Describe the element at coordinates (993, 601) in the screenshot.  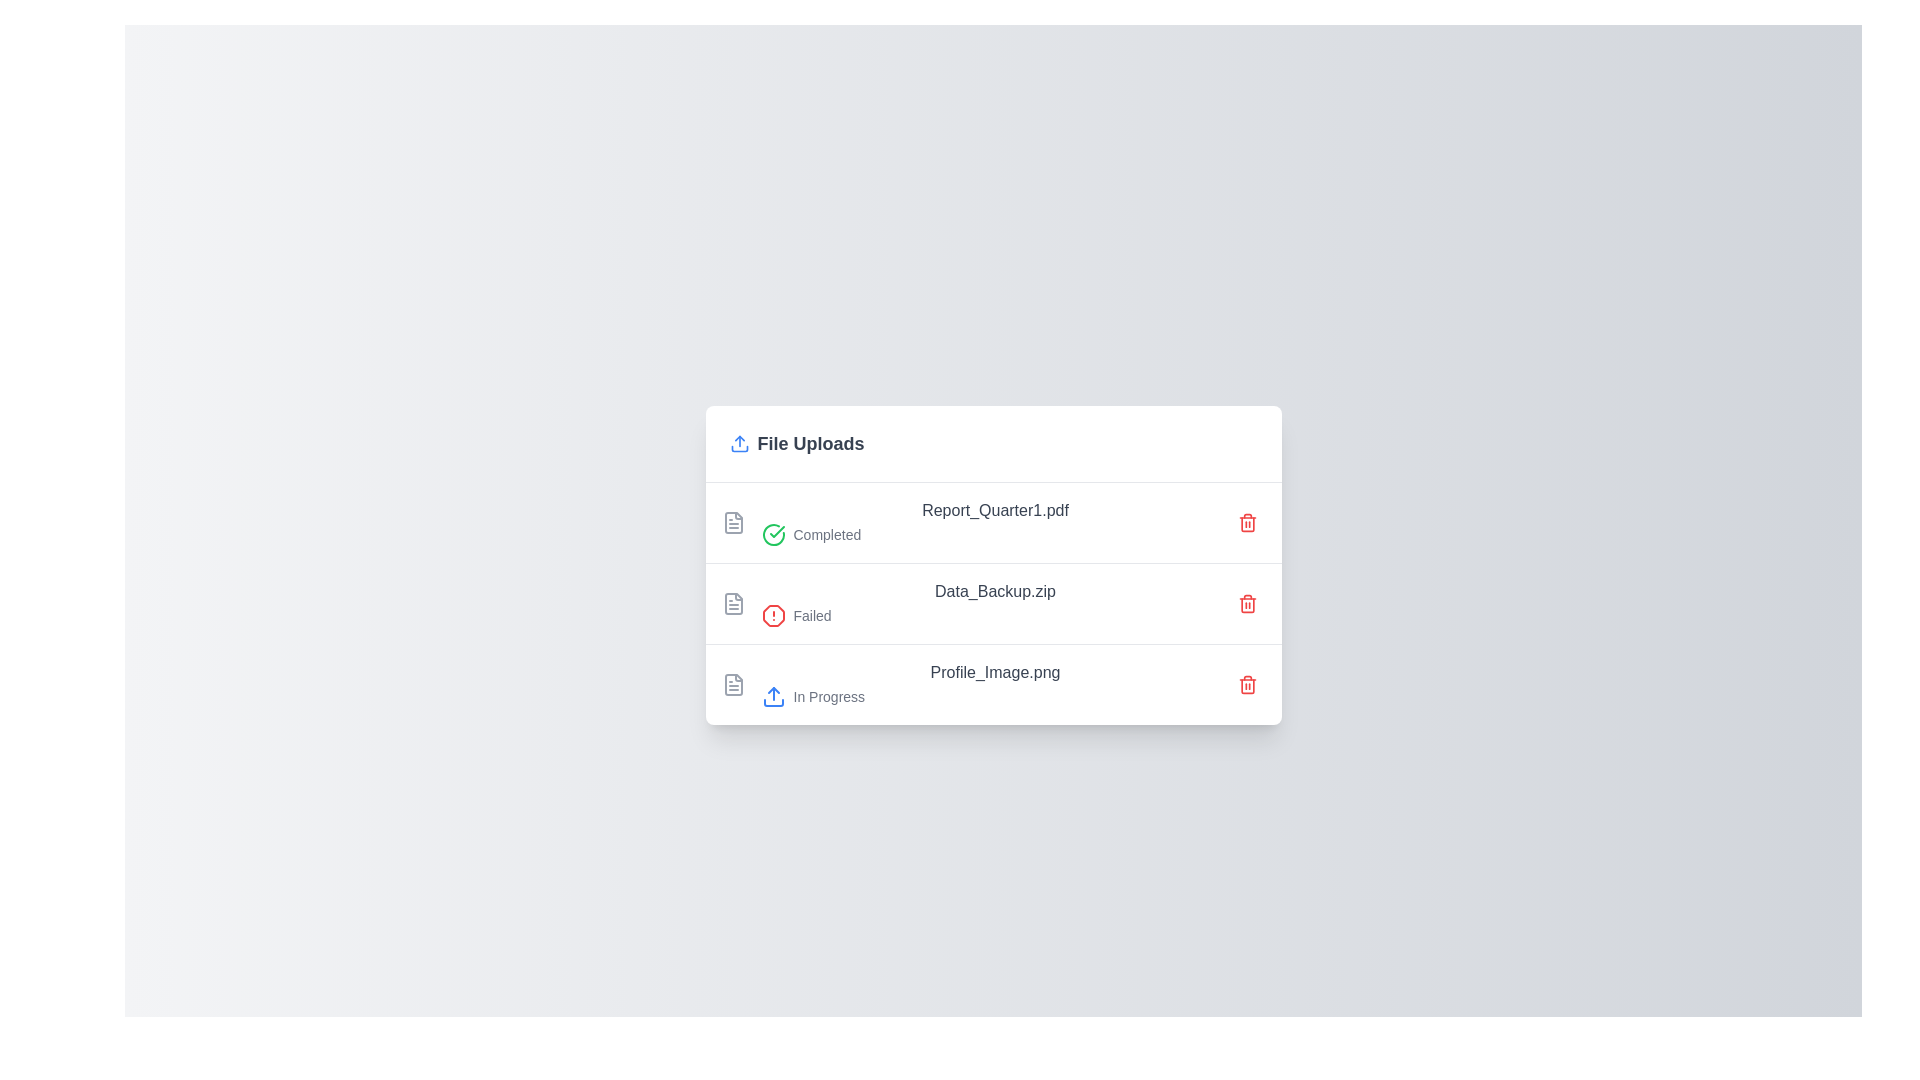
I see `file name 'Data_Backup.zip' in the second list item of 'File Uploads', which has a status of 'failed' and includes a red trash icon on the right` at that location.